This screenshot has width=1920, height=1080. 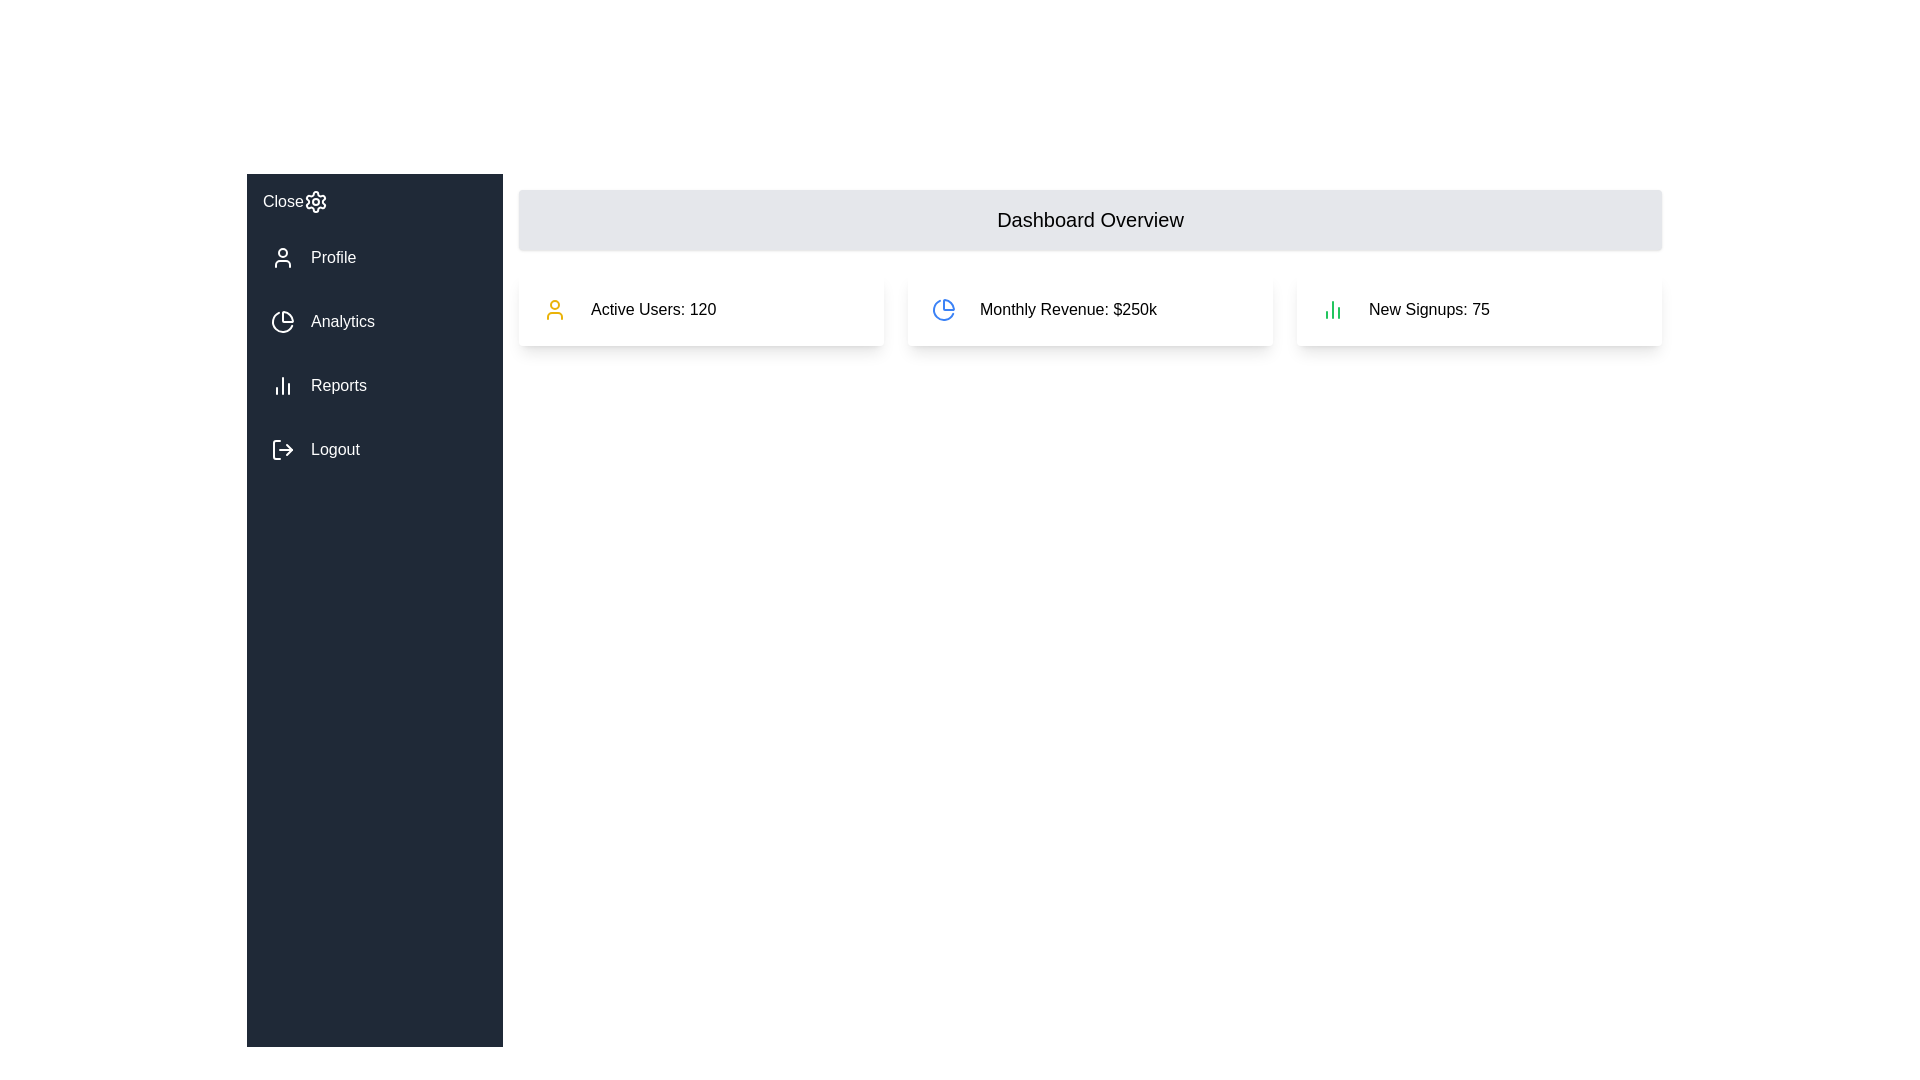 What do you see at coordinates (288, 450) in the screenshot?
I see `the small triangular-shaped arrow pointing rightwards, which is part of the logout icon in the left sidebar` at bounding box center [288, 450].